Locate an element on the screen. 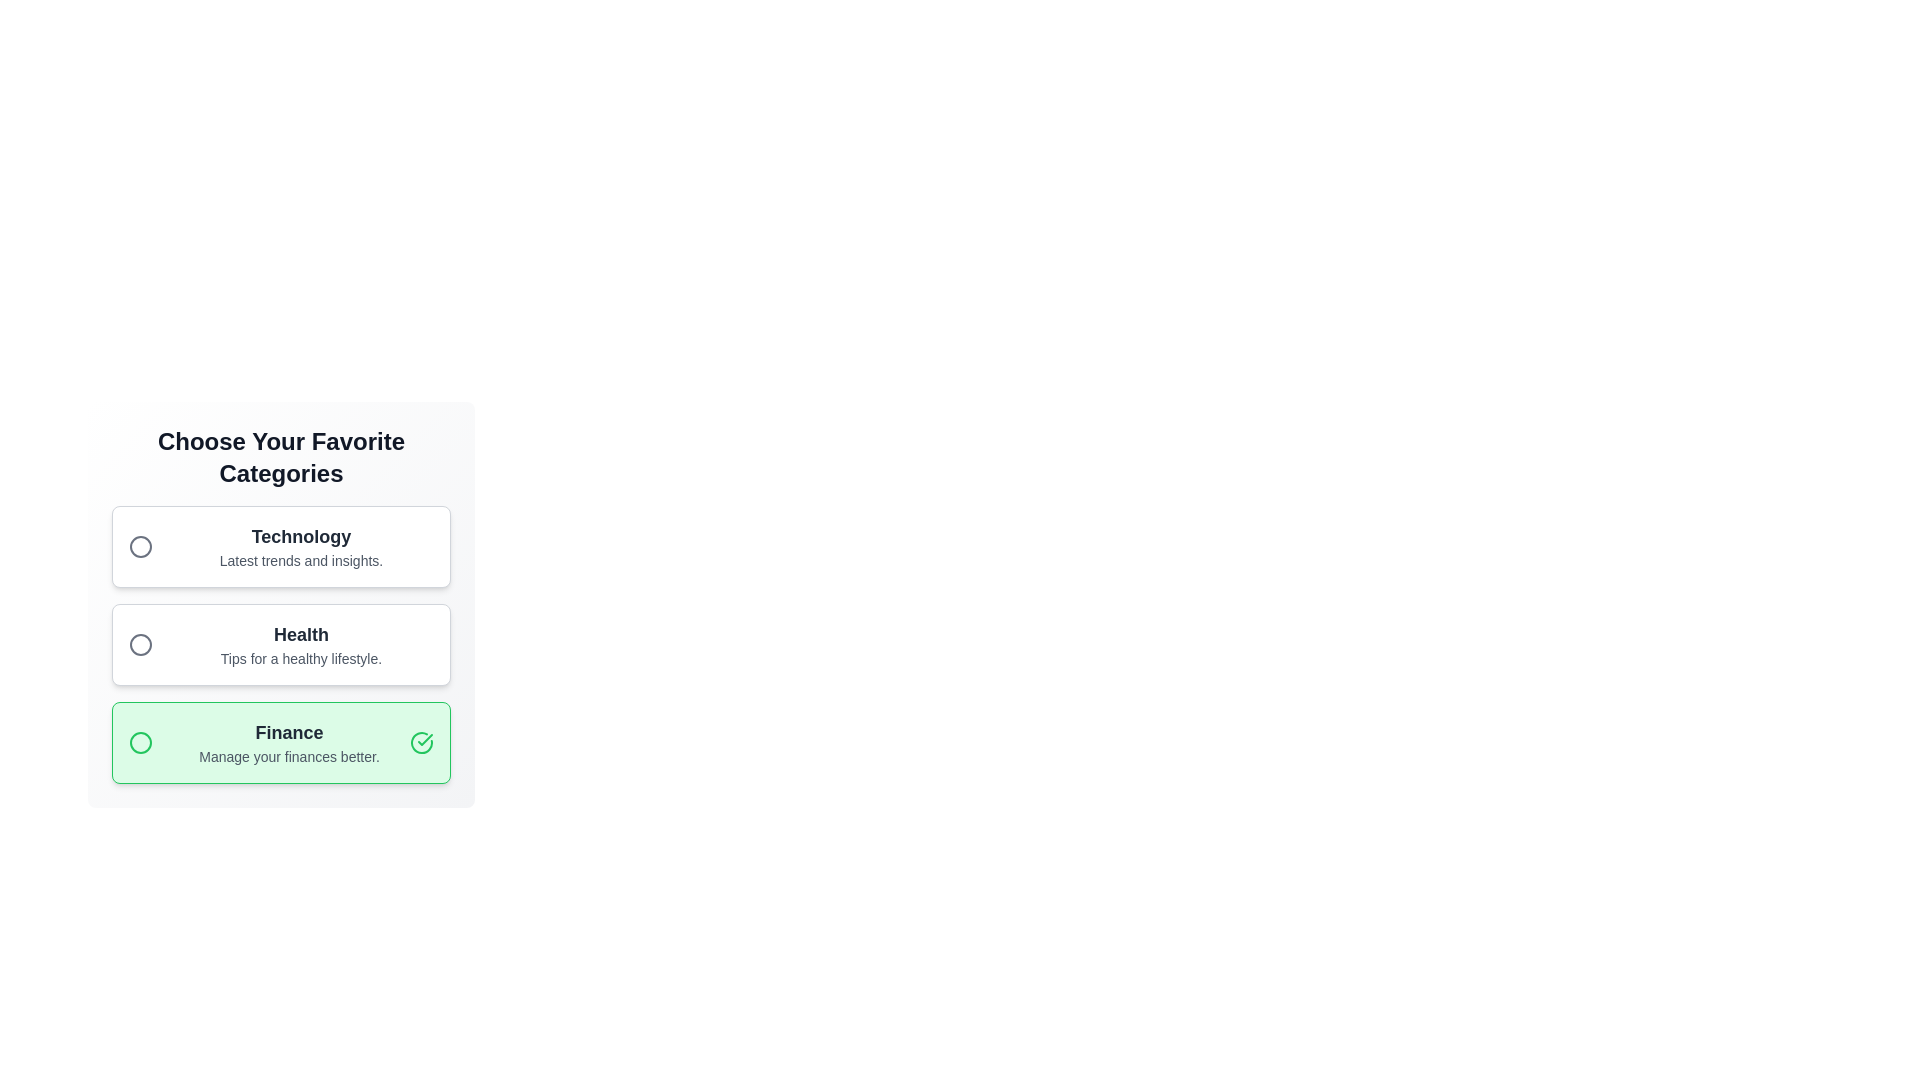  the category Health to observe its hover effect is located at coordinates (280, 644).